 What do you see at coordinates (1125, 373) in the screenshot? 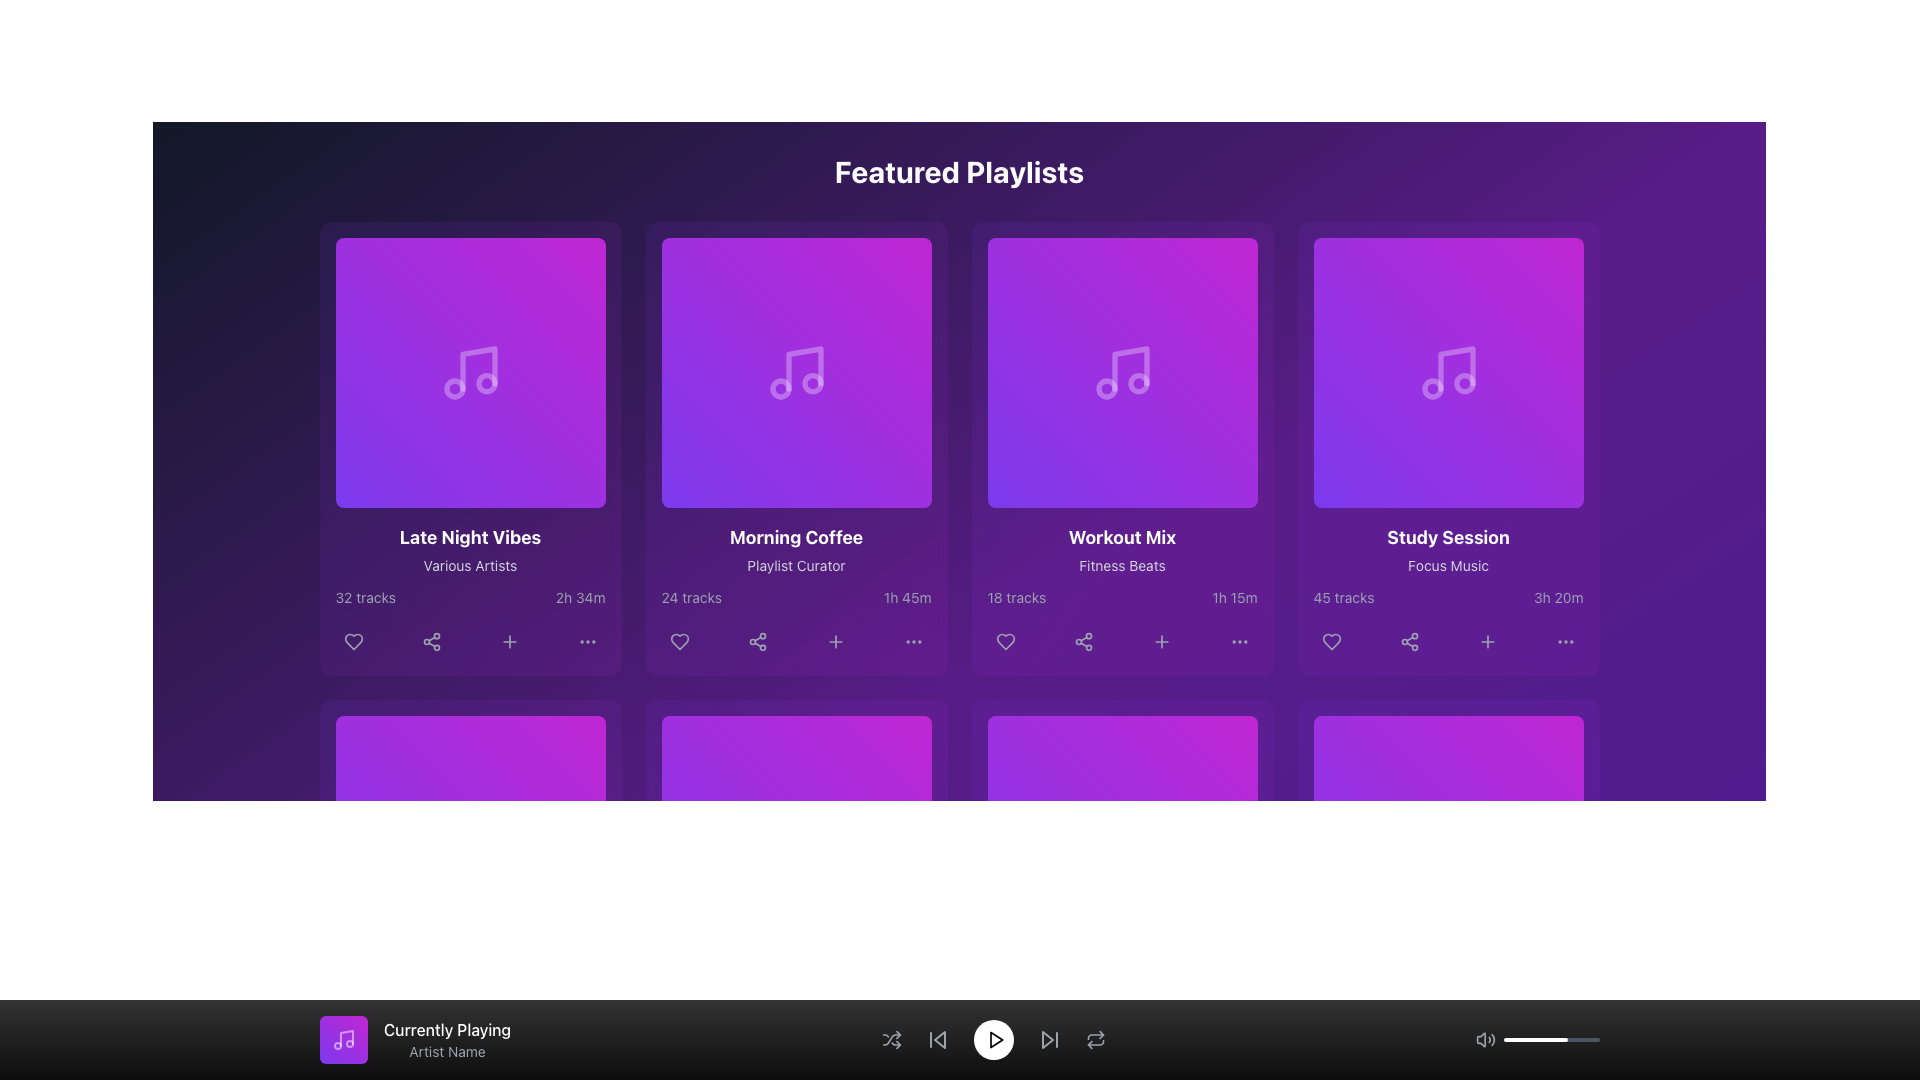
I see `the central play icon within the circular button located below the 'Workout Mix' section in the 'Featured Playlists' grid` at bounding box center [1125, 373].